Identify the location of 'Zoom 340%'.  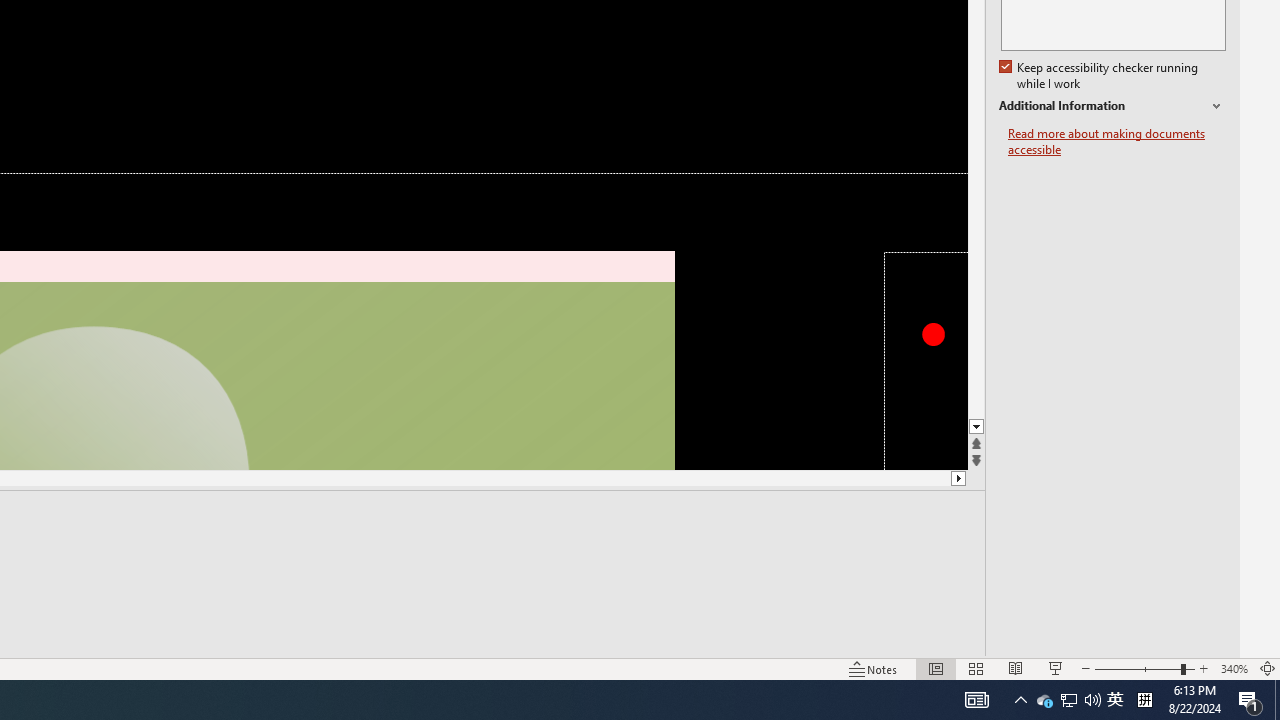
(1233, 669).